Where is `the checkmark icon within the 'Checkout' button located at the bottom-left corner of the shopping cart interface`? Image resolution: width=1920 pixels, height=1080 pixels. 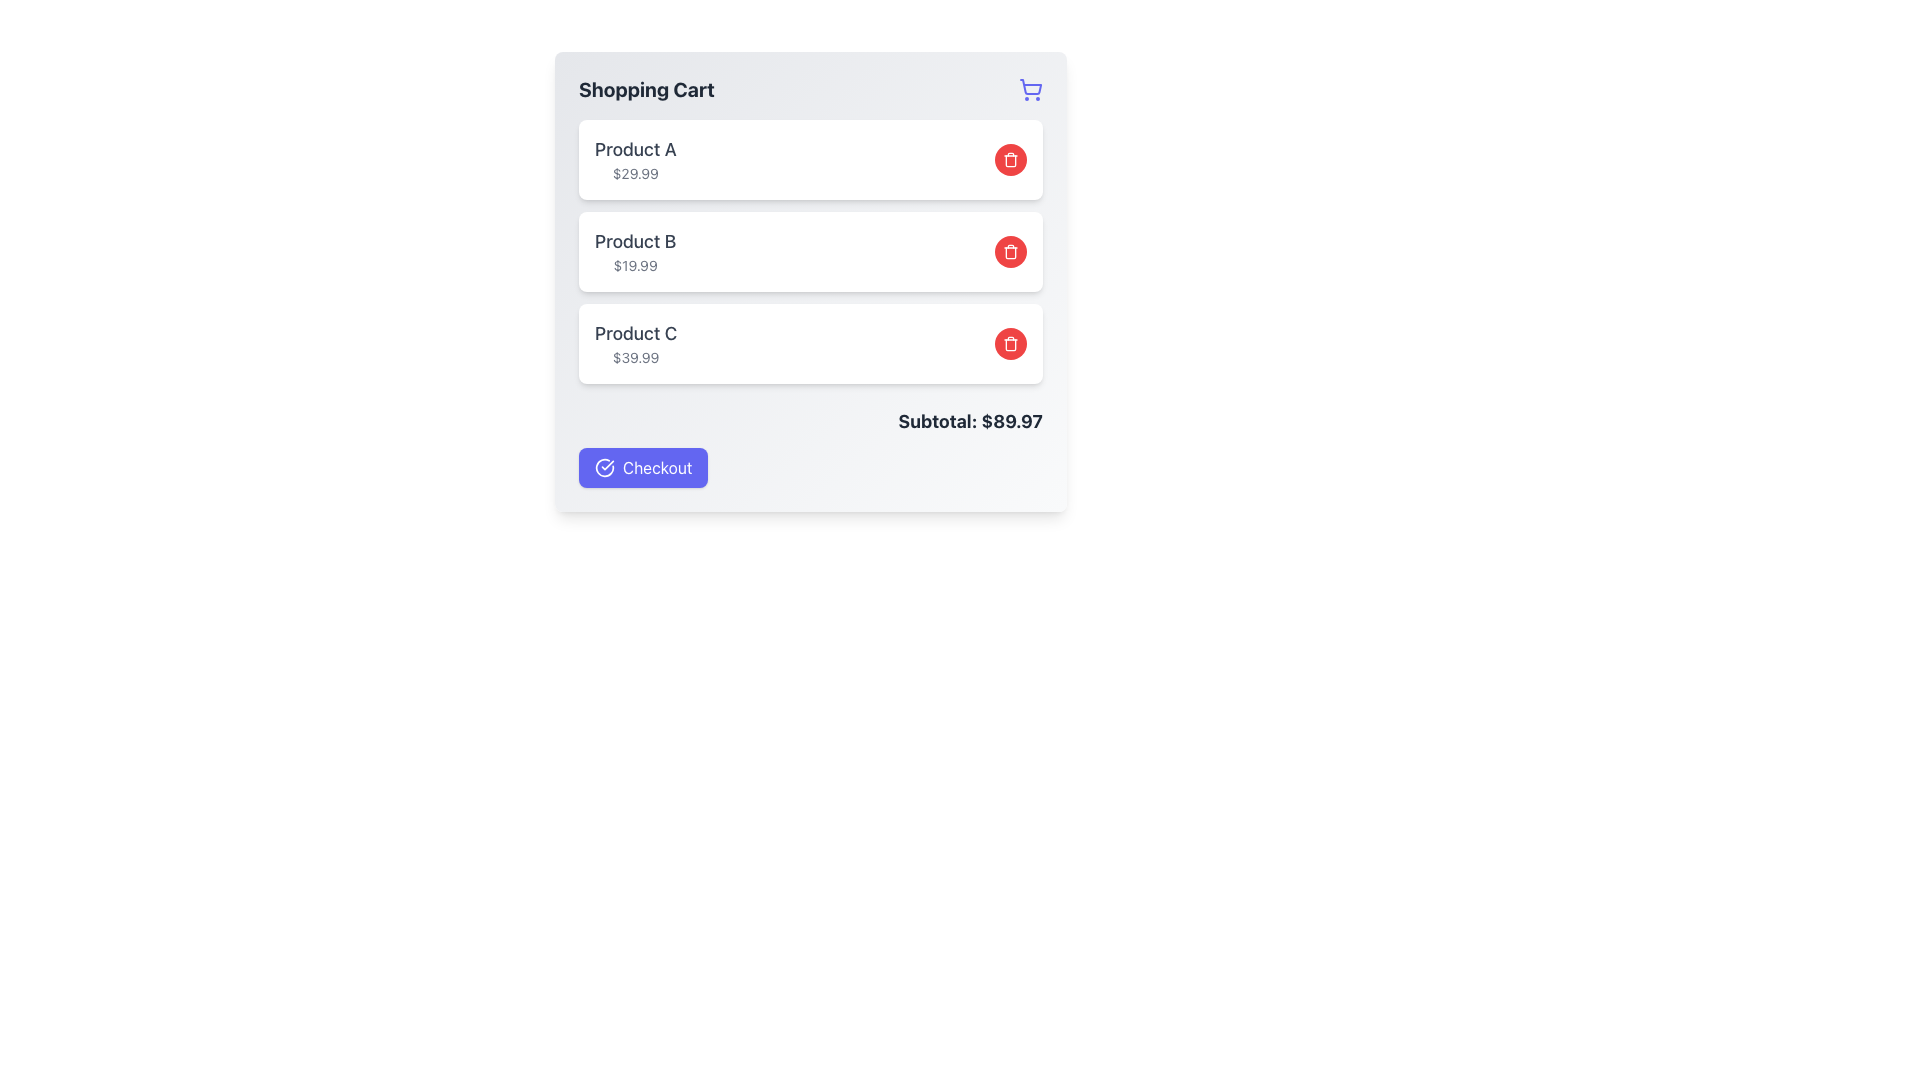
the checkmark icon within the 'Checkout' button located at the bottom-left corner of the shopping cart interface is located at coordinates (603, 467).